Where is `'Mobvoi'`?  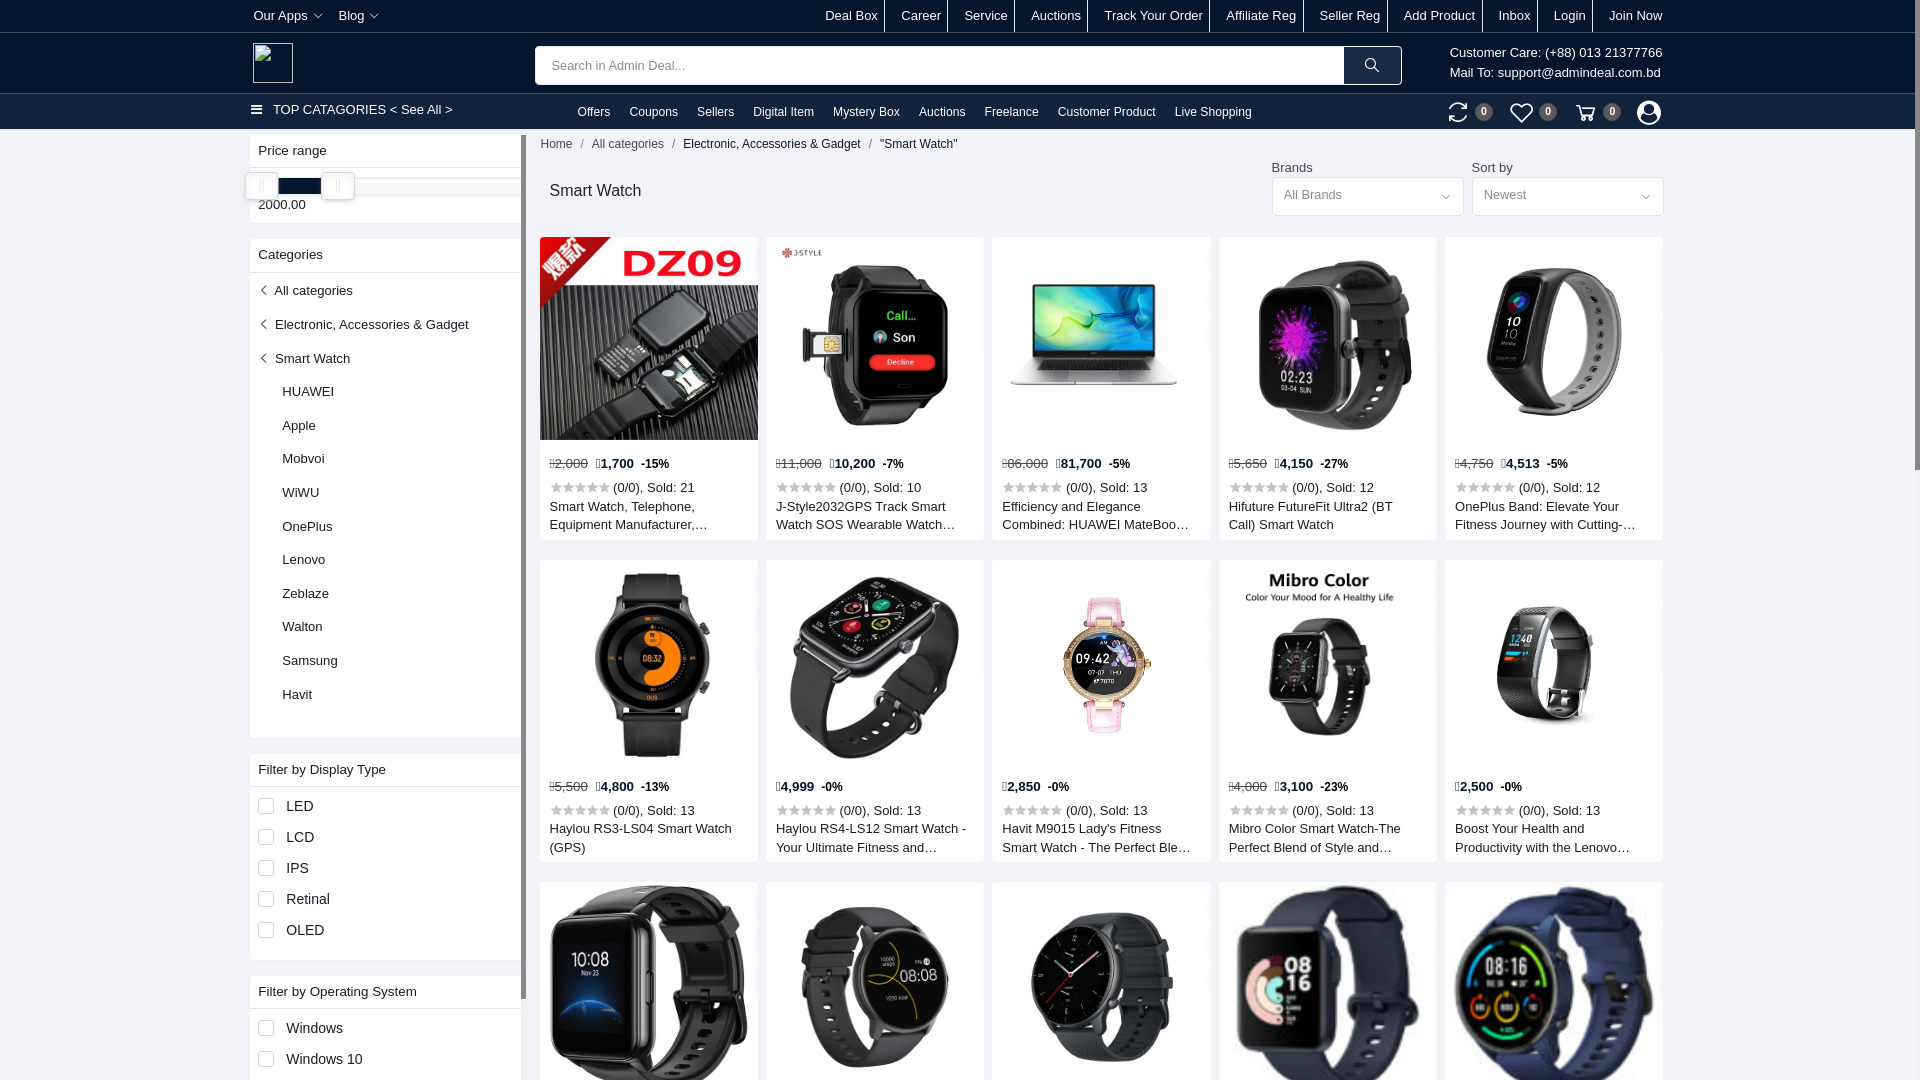 'Mobvoi' is located at coordinates (301, 458).